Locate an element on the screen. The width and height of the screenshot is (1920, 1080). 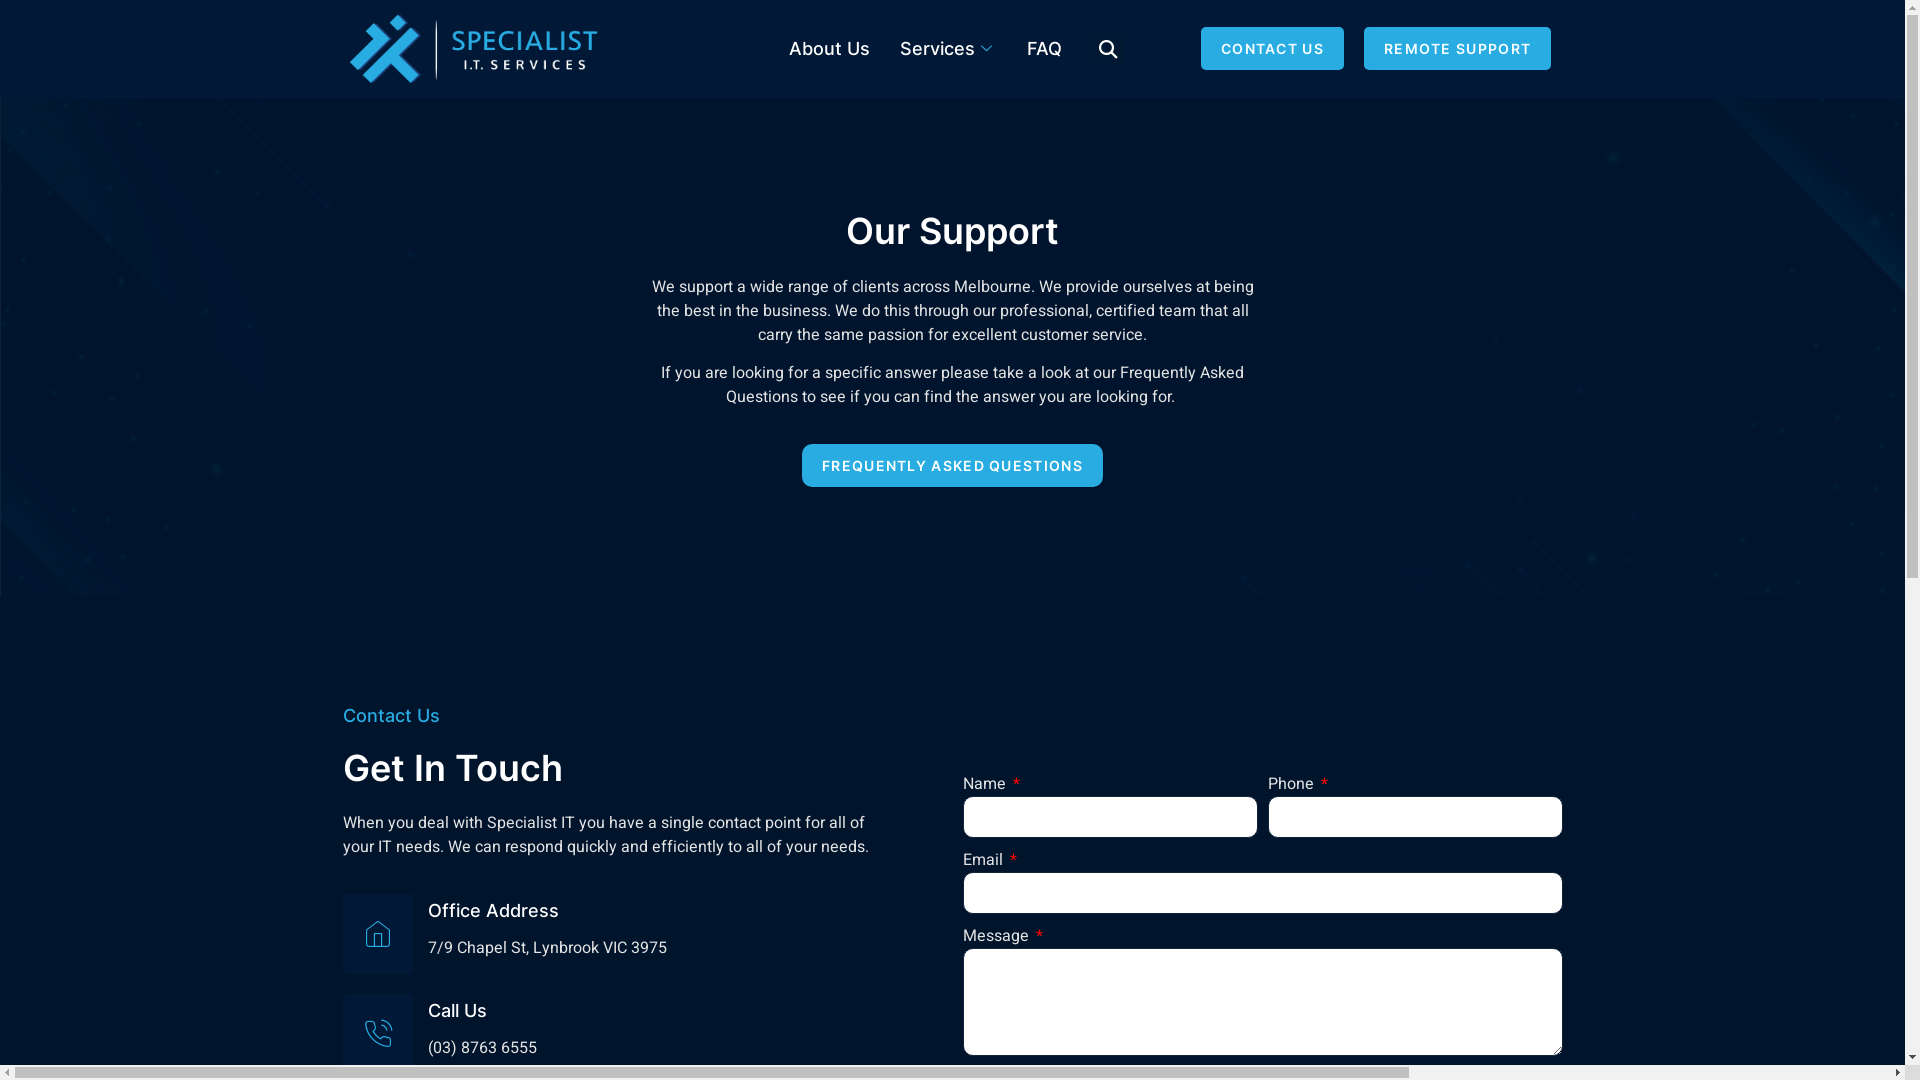
'REMOTE SUPPORT' is located at coordinates (1457, 47).